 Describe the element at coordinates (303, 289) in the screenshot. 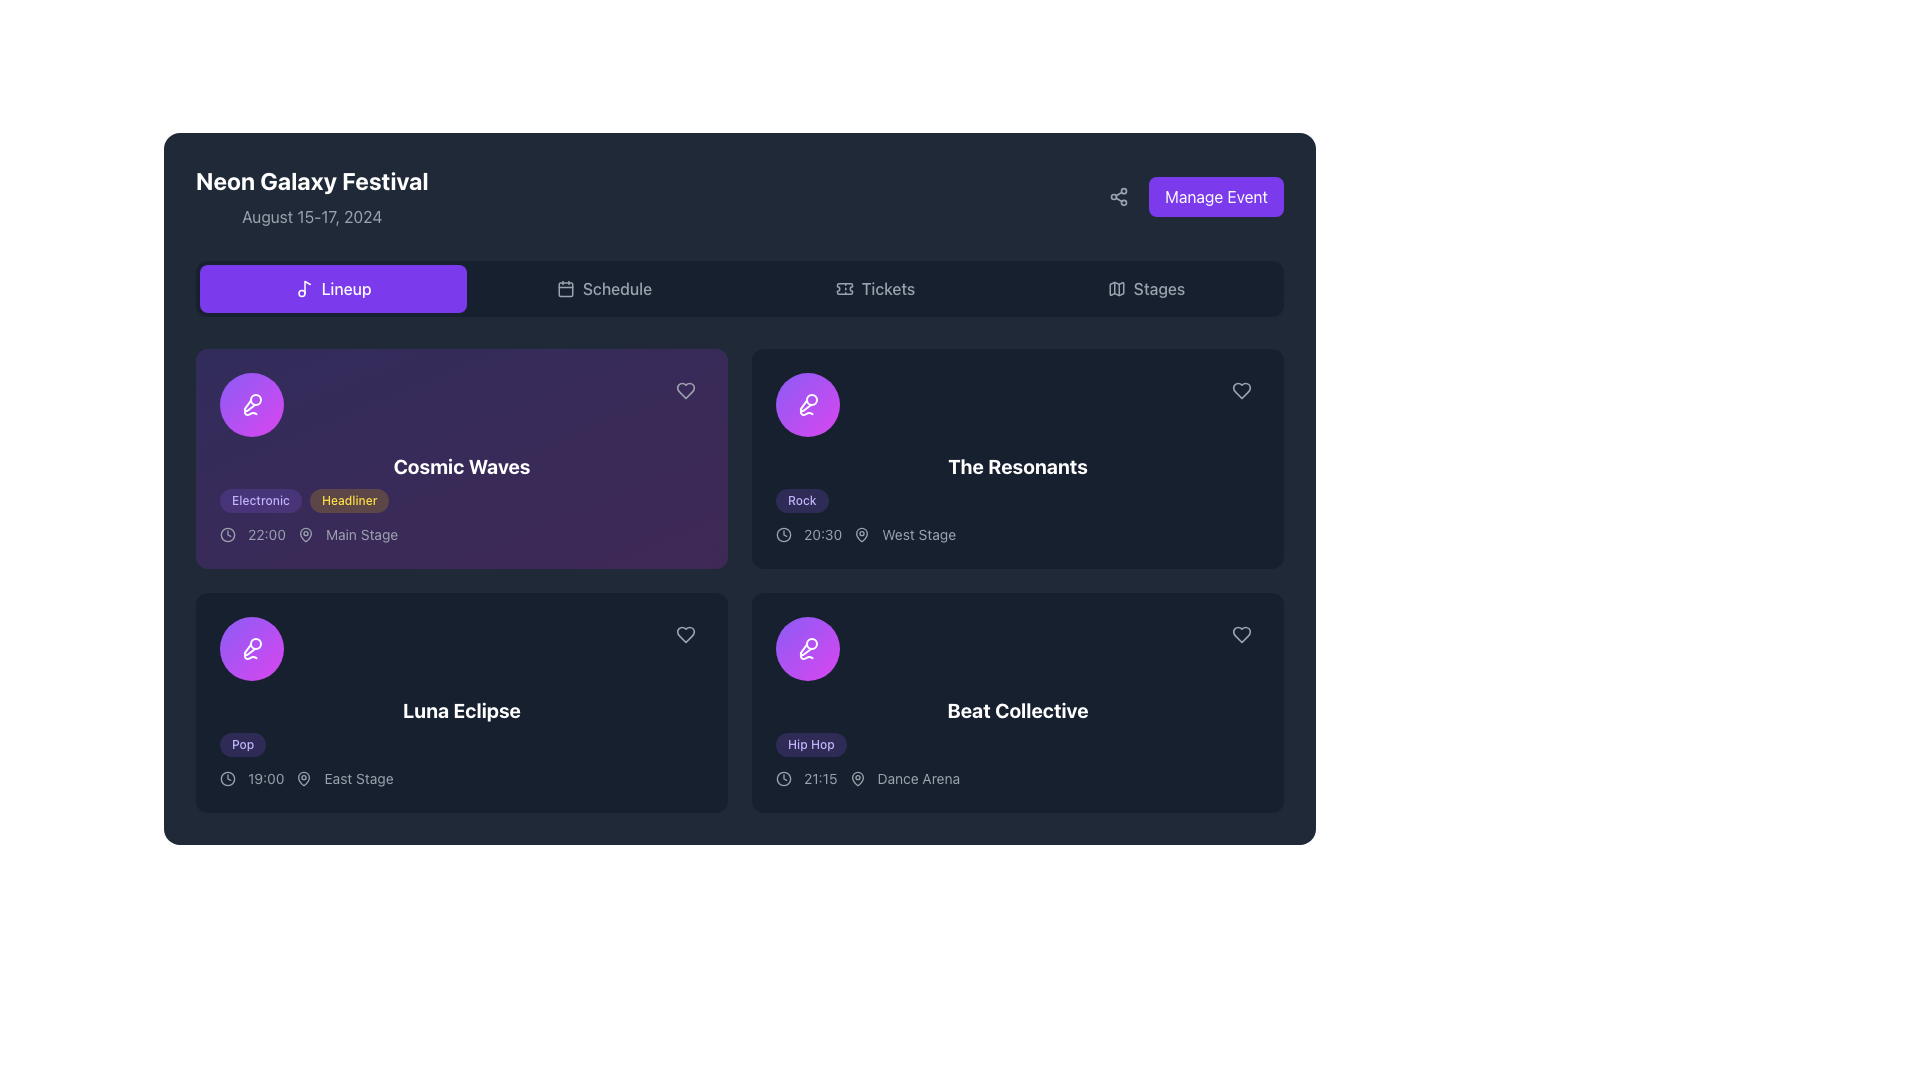

I see `the decorative icon located in the upper navigation bar, positioned to the left of the 'Lineup' button, which signifies its function related to musical or event lineups` at that location.